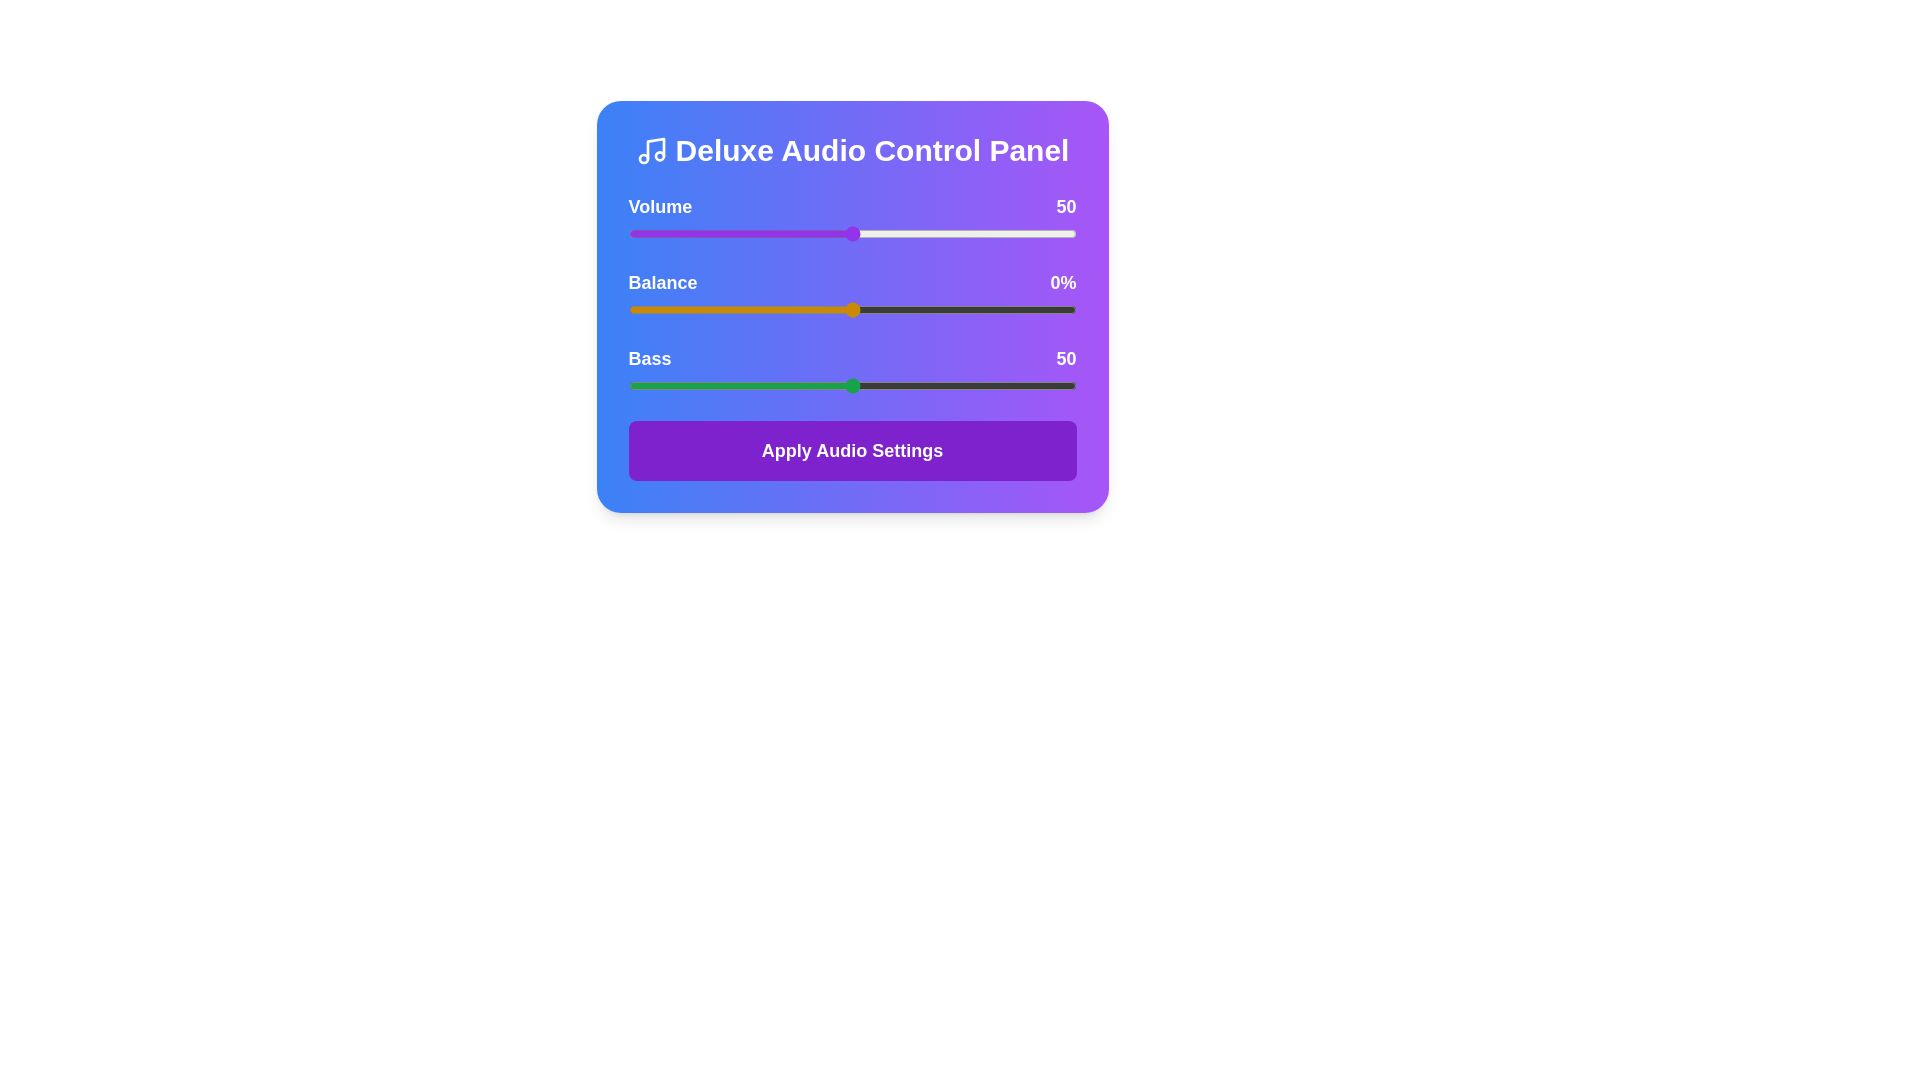  I want to click on the musical note icon representing the audio settings in the header section of the 'Deluxe Audio Control Panel', so click(651, 149).